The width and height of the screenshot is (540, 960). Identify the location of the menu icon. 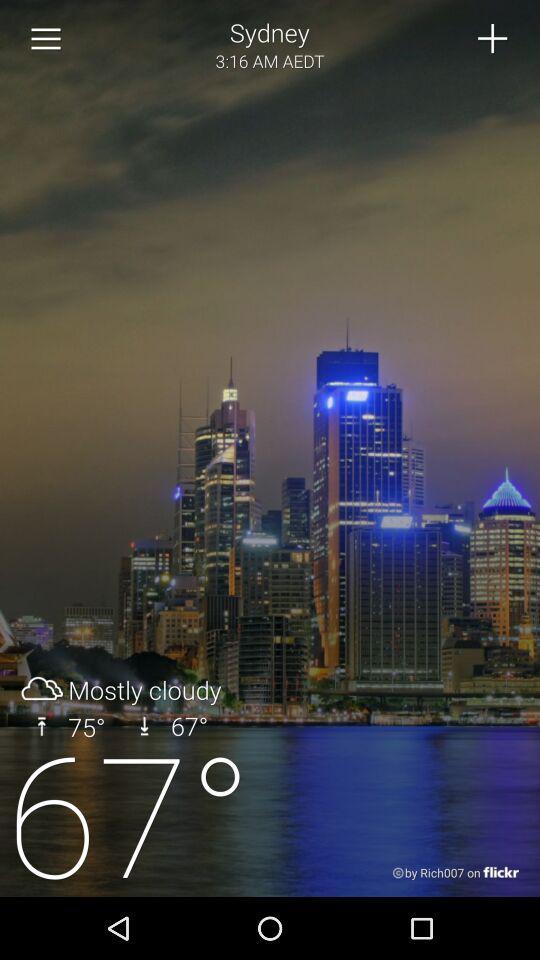
(46, 41).